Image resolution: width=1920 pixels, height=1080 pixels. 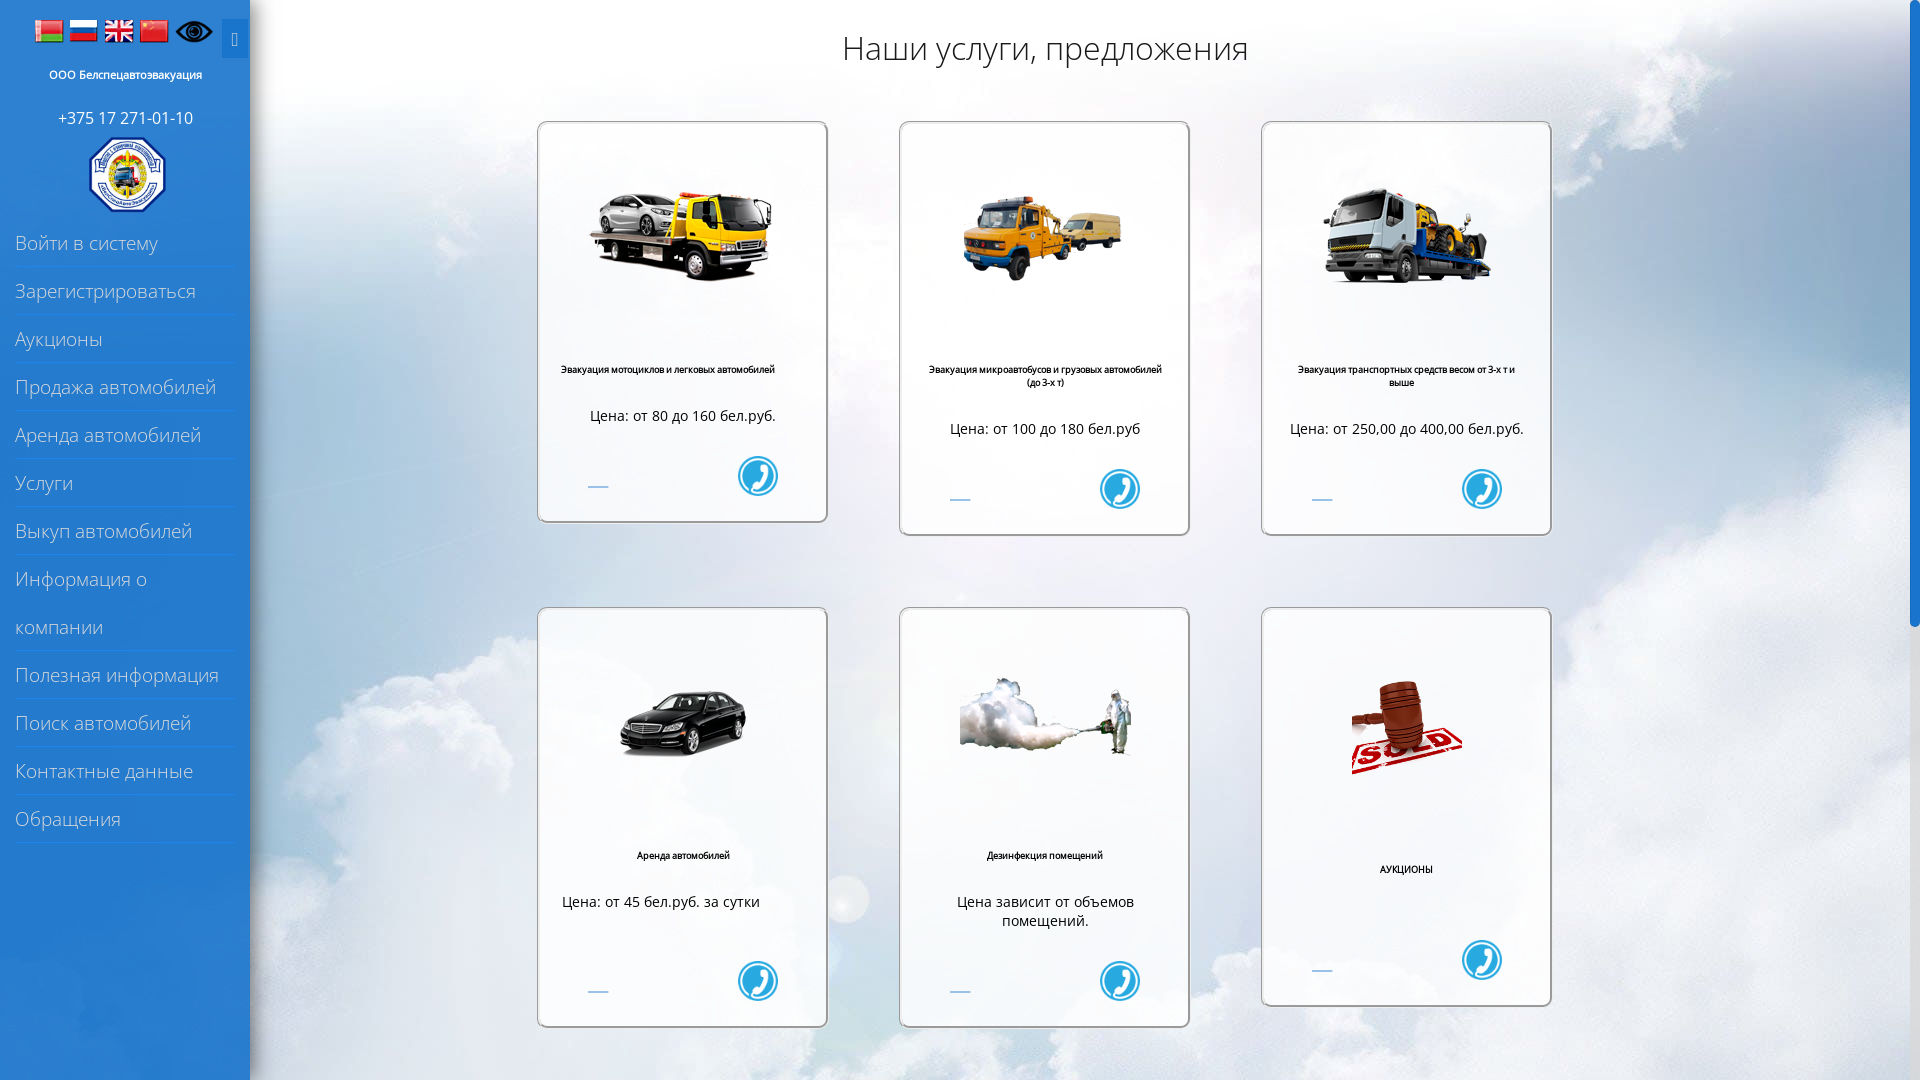 What do you see at coordinates (119, 31) in the screenshot?
I see `'English'` at bounding box center [119, 31].